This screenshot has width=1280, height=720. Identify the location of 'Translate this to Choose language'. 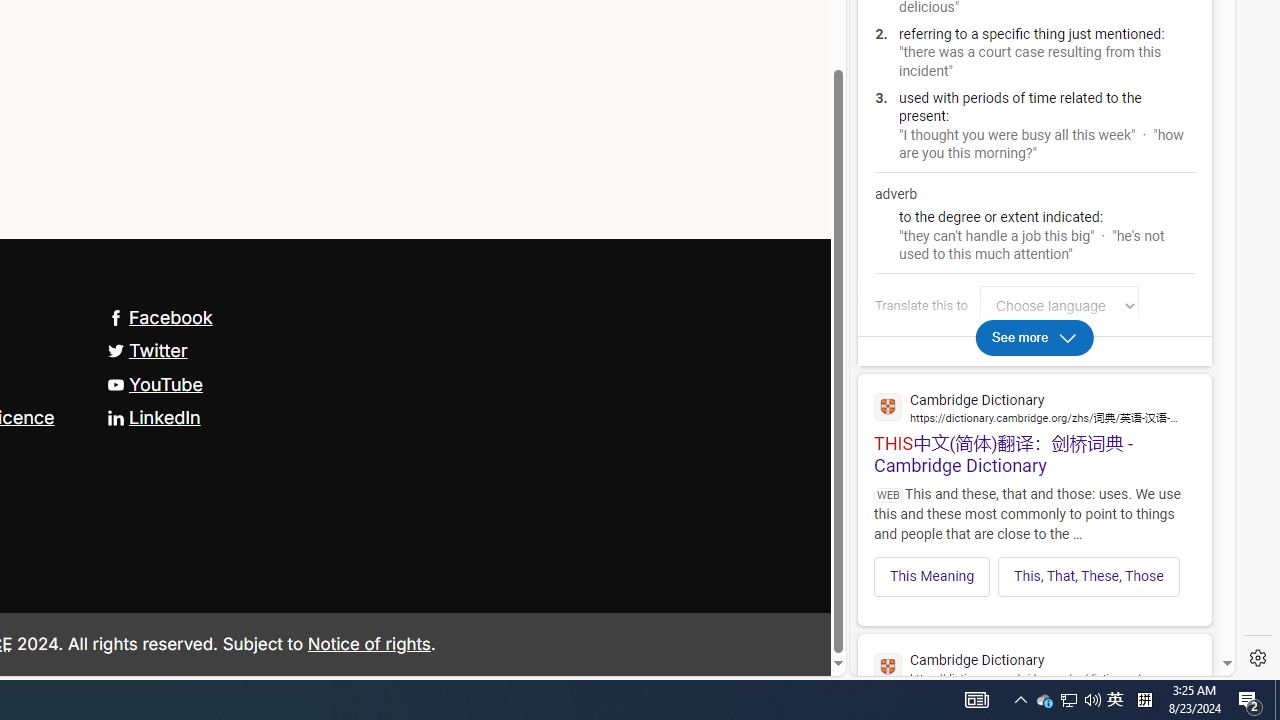
(1058, 305).